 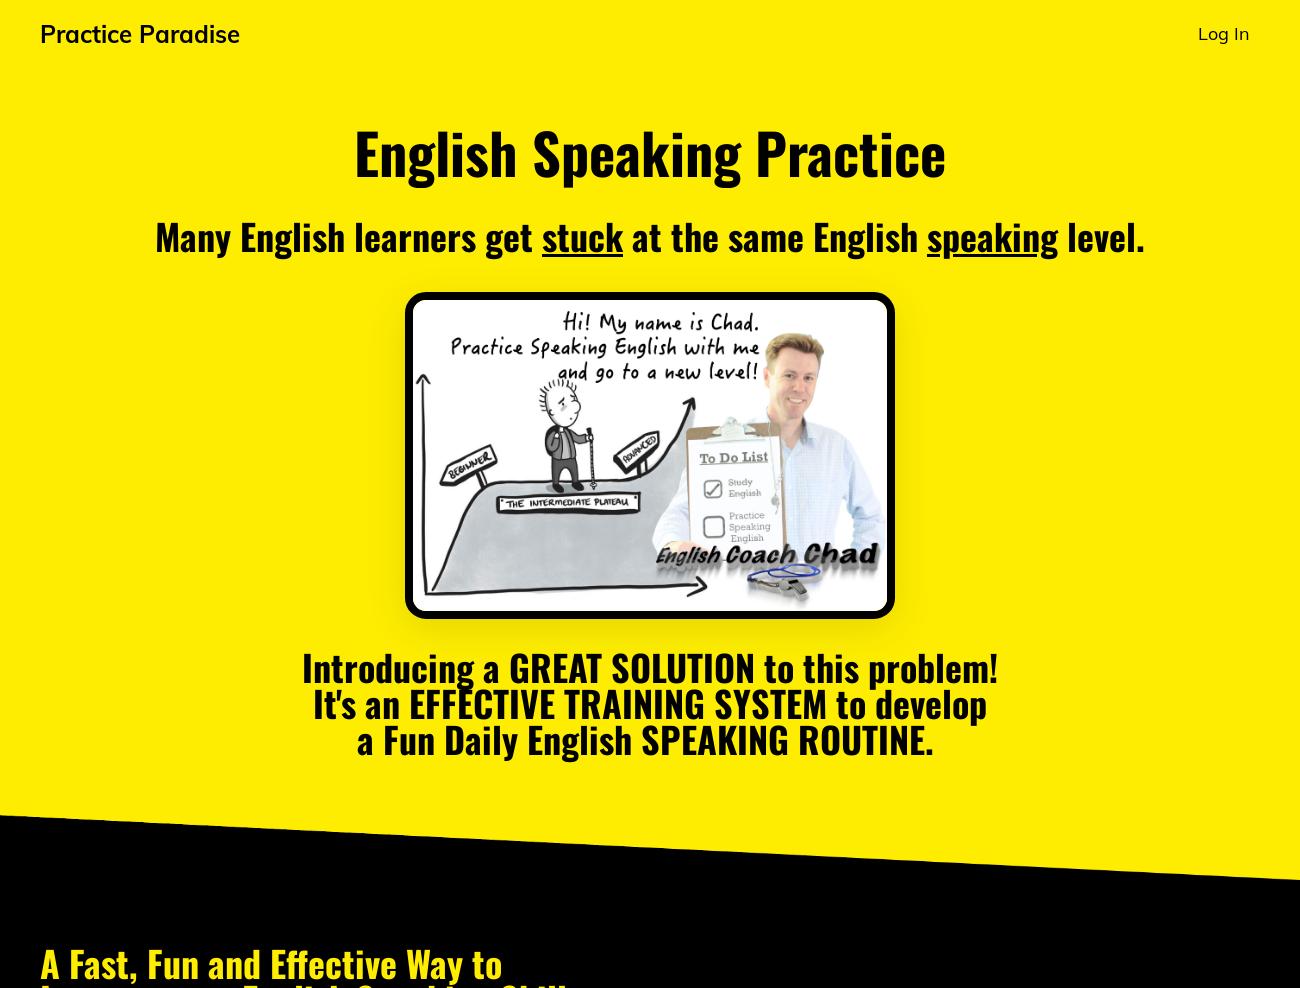 I want to click on 'stuck', so click(x=581, y=234).